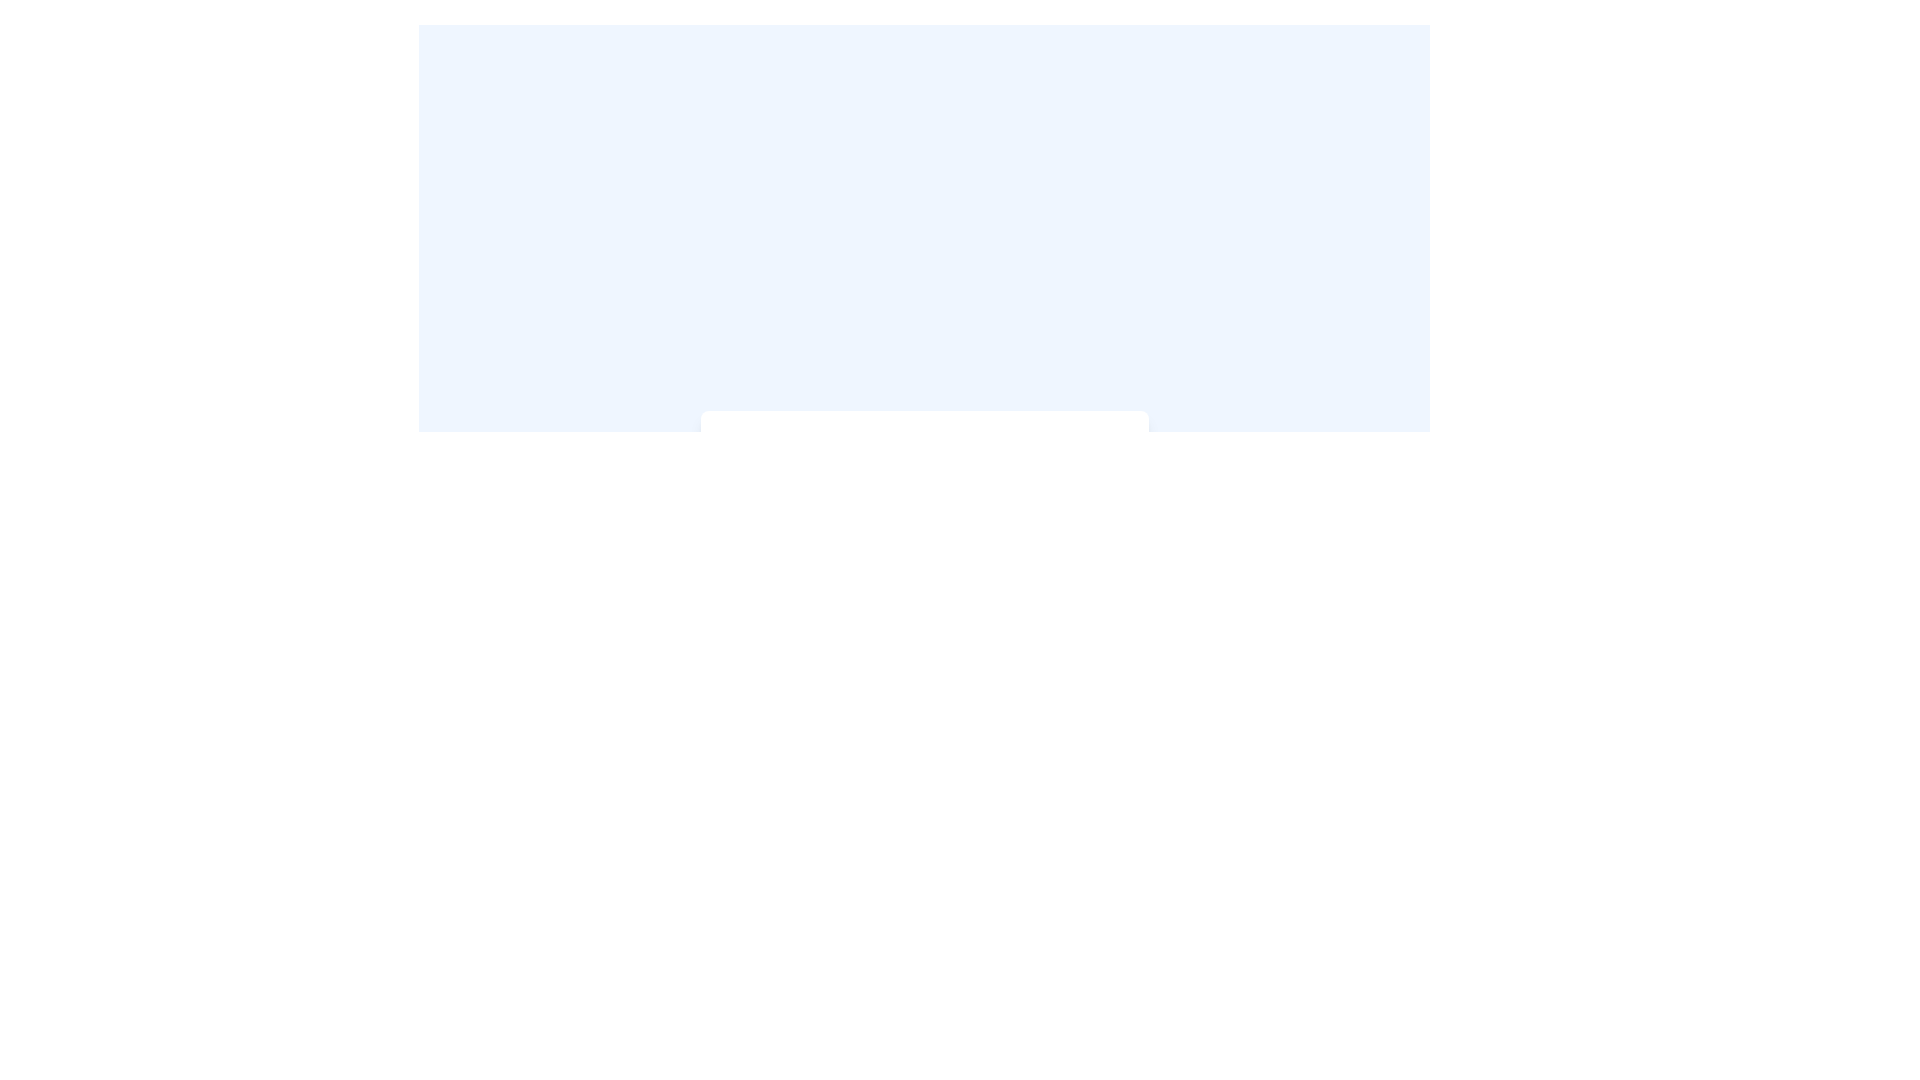 Image resolution: width=1920 pixels, height=1080 pixels. I want to click on the close button located at the top-right corner of the white rectangular card, adjacent to the title 'Ordered List', so click(1120, 438).